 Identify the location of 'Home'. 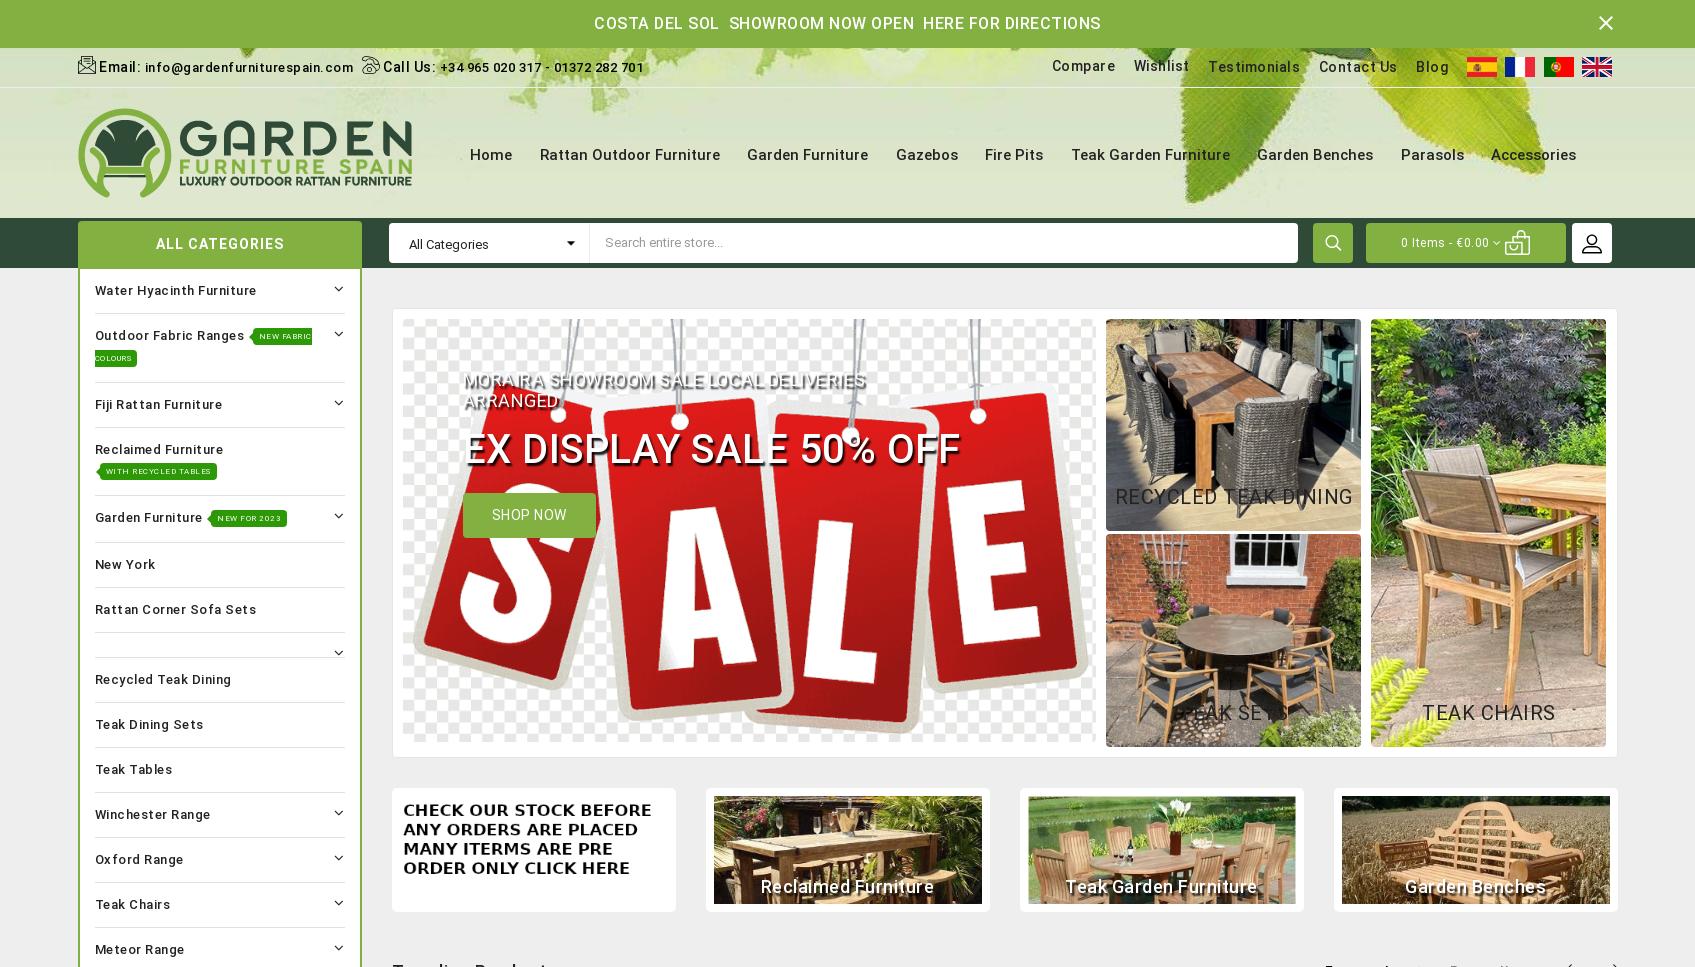
(490, 154).